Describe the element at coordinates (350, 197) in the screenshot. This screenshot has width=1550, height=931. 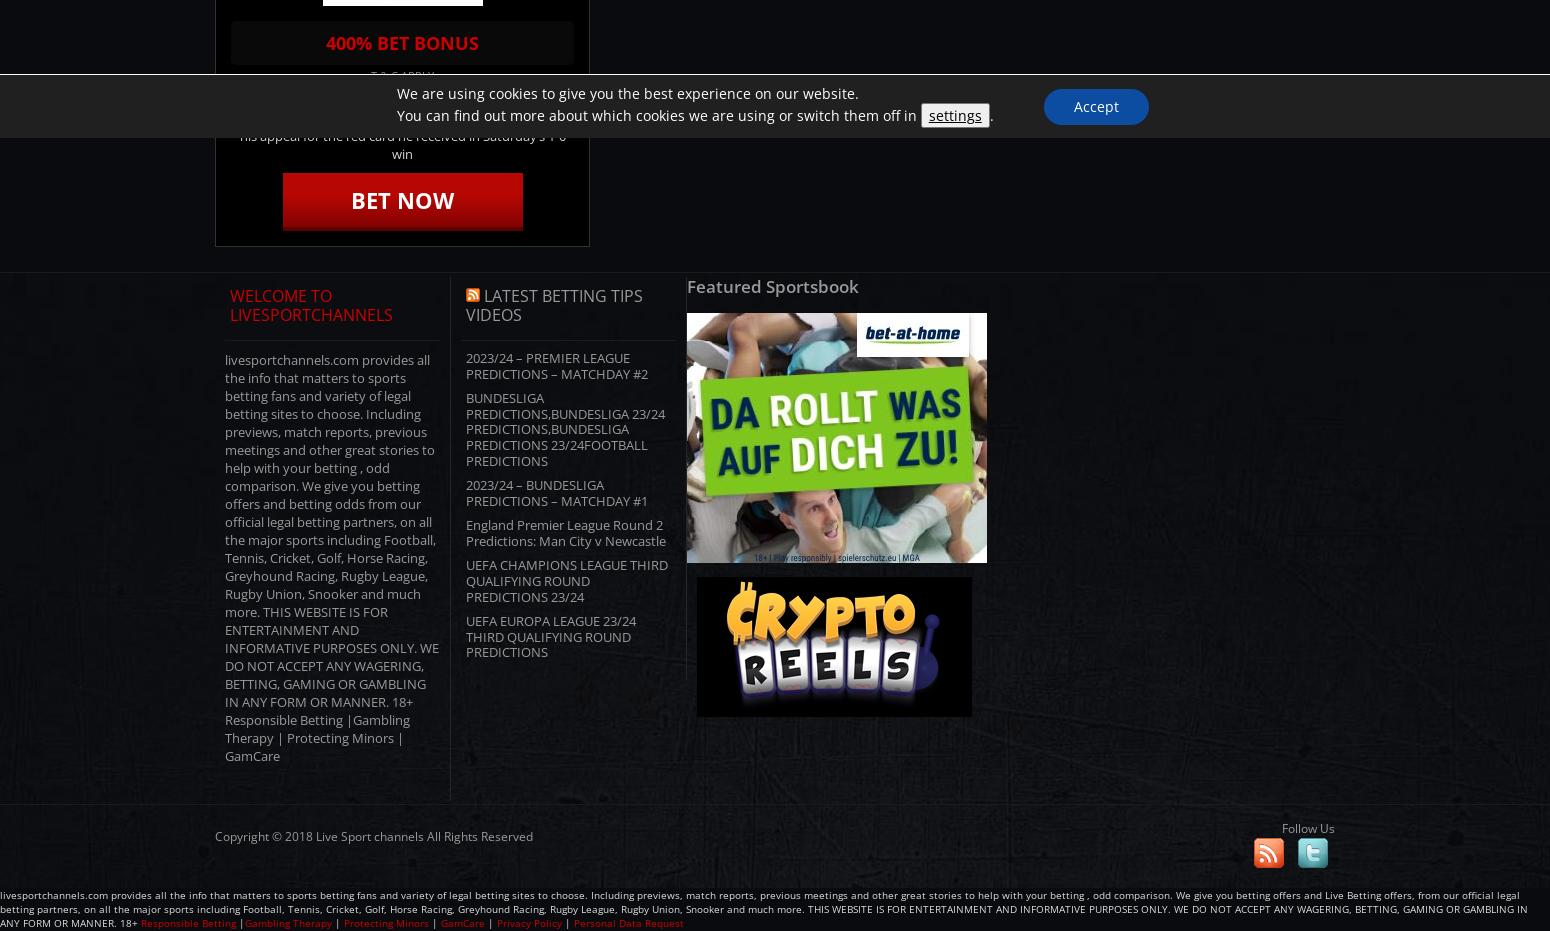
I see `'Bet Now'` at that location.